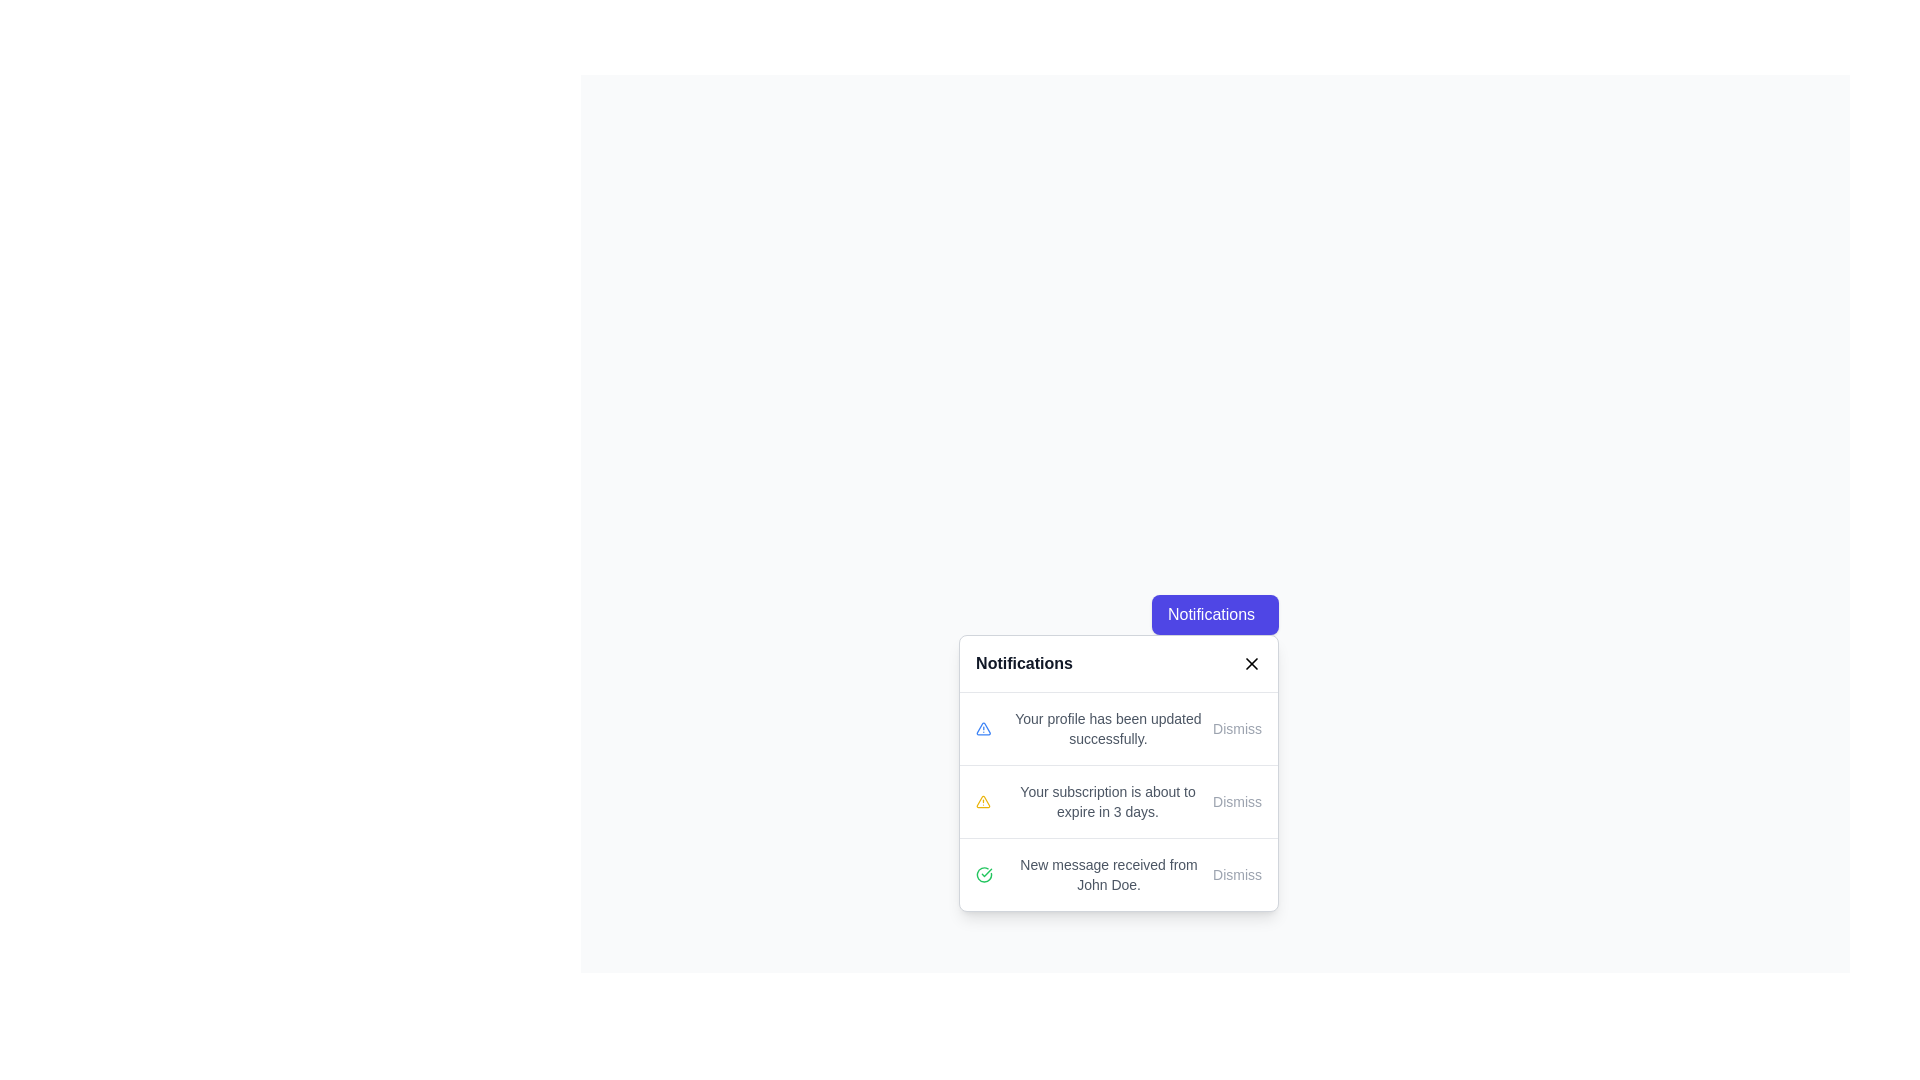 The image size is (1920, 1080). Describe the element at coordinates (983, 729) in the screenshot. I see `the triangular warning icon with a blue border and white interior, which is the leftmost component of the first notification entry in the 'Notifications' popup window` at that location.